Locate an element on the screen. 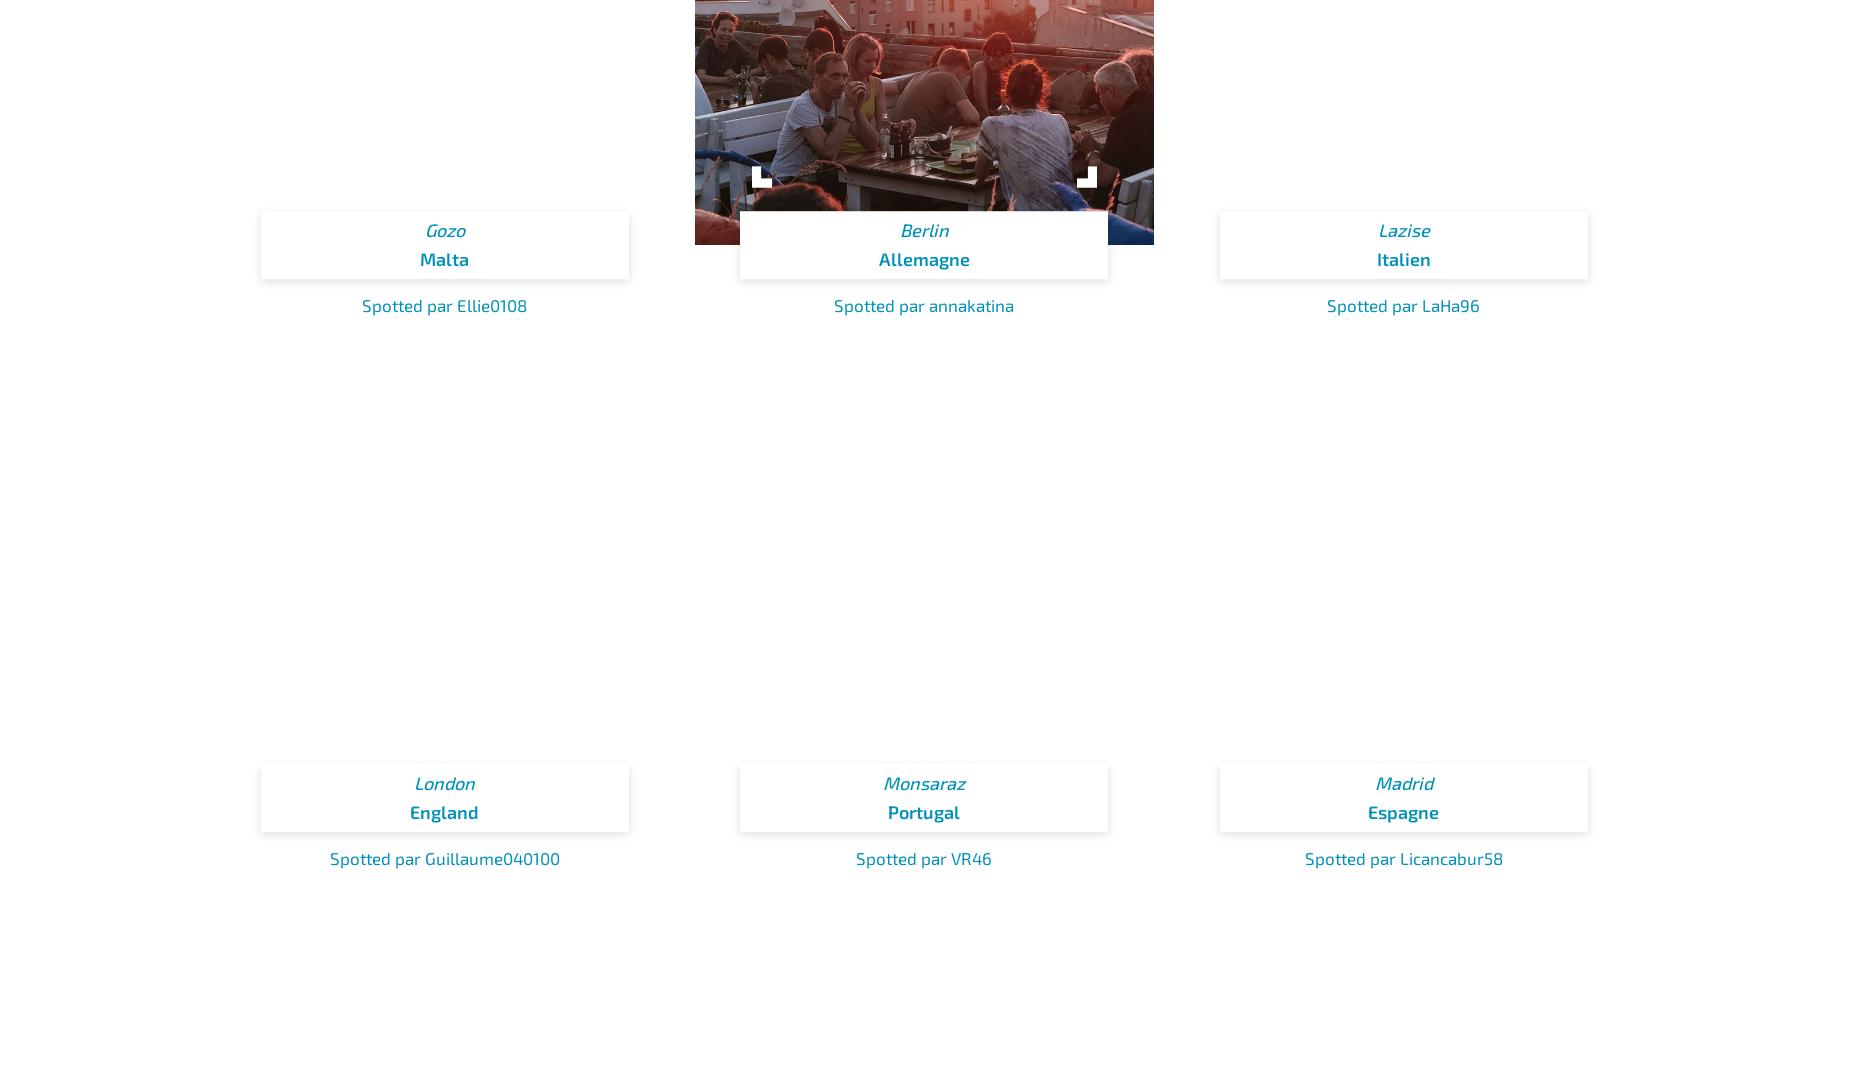  'Spotted par VR46' is located at coordinates (855, 857).